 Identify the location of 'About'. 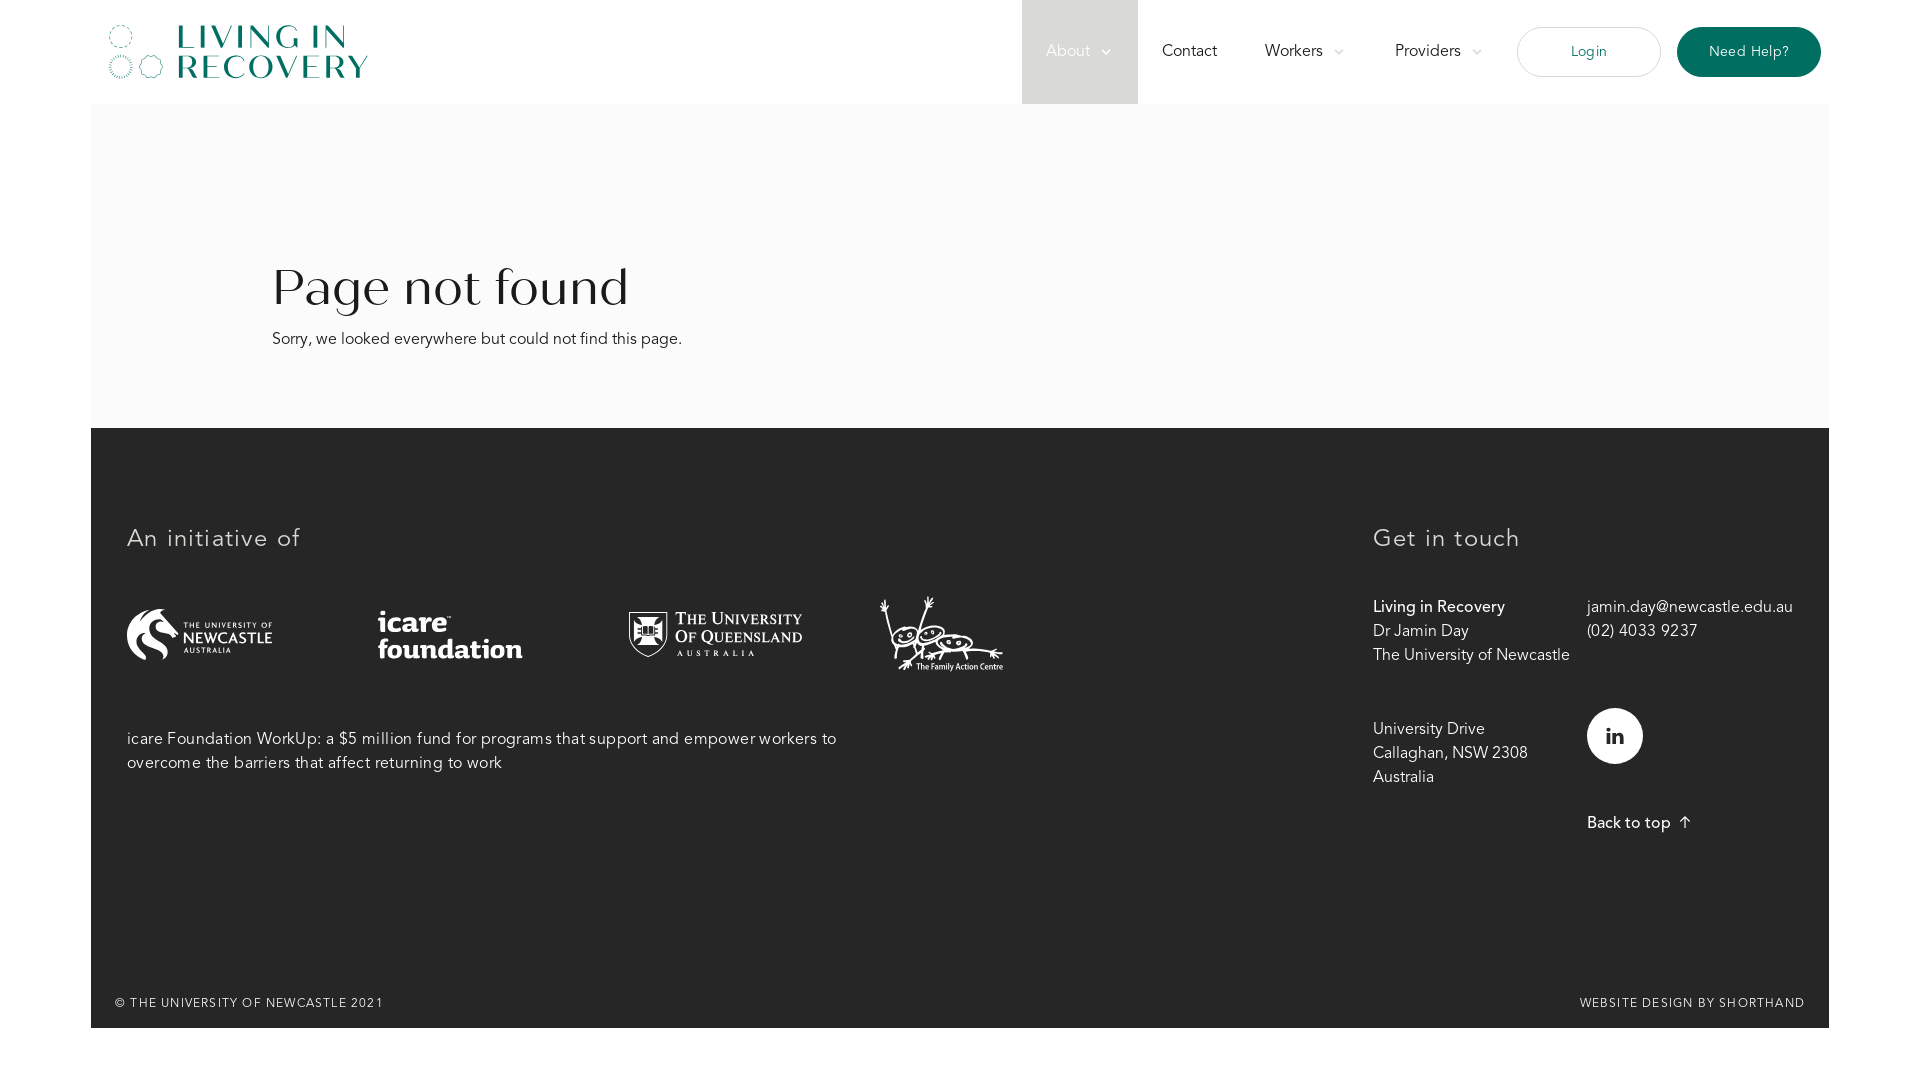
(1079, 50).